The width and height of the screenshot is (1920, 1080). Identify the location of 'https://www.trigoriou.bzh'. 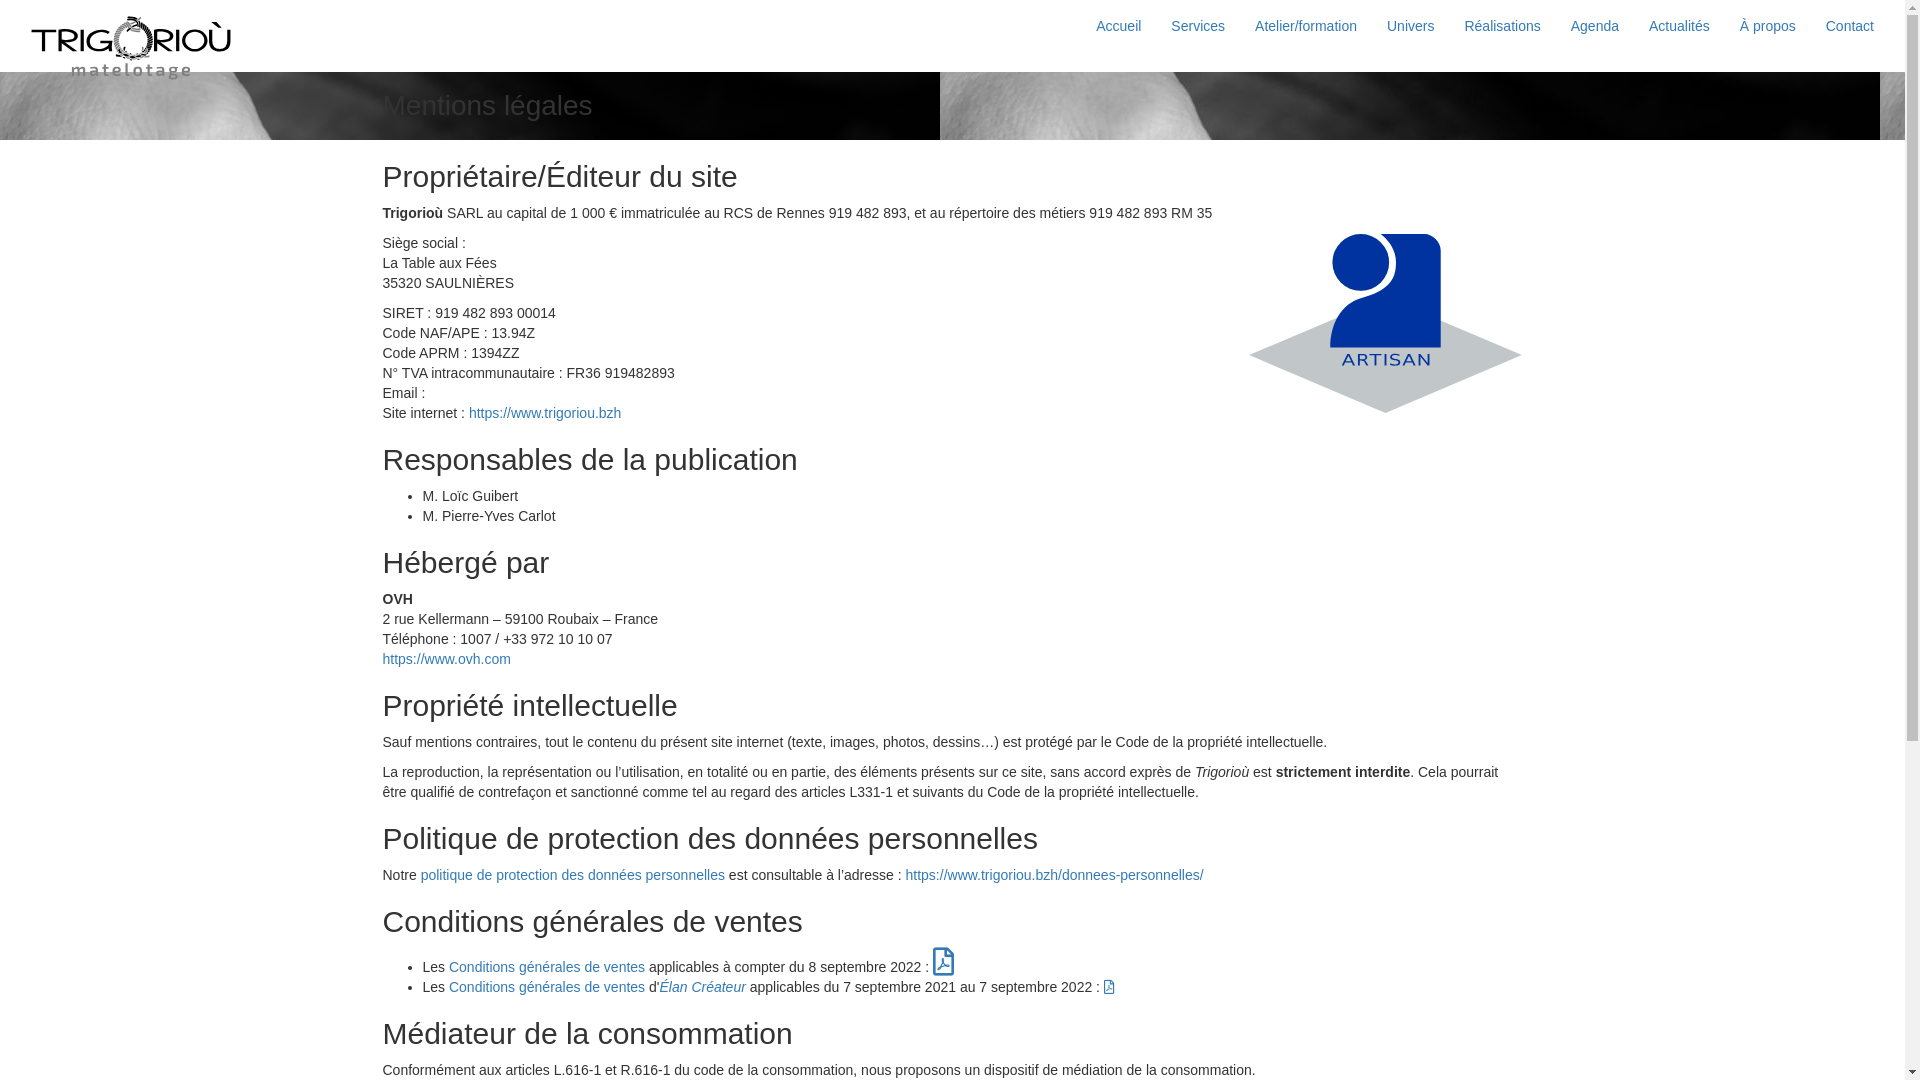
(545, 411).